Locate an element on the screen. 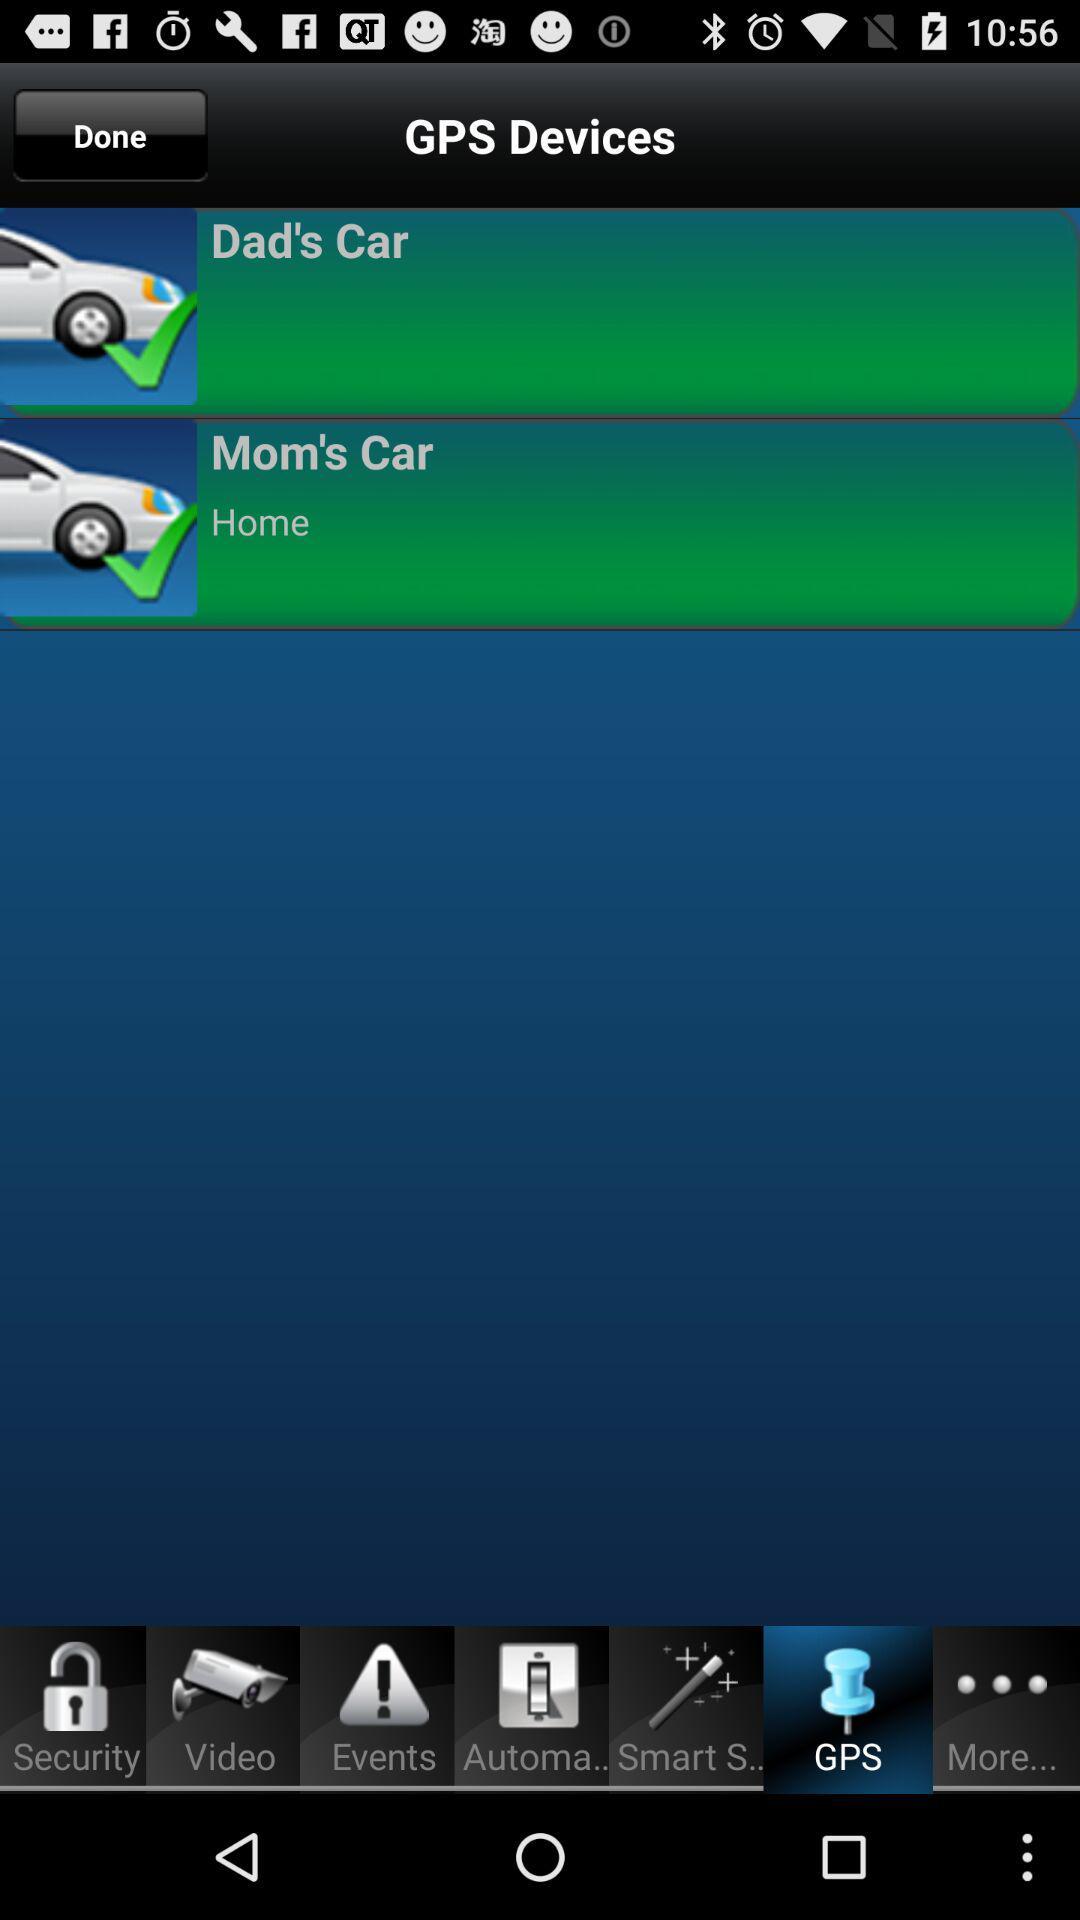 Image resolution: width=1080 pixels, height=1920 pixels. icon below the dad's car item is located at coordinates (636, 308).